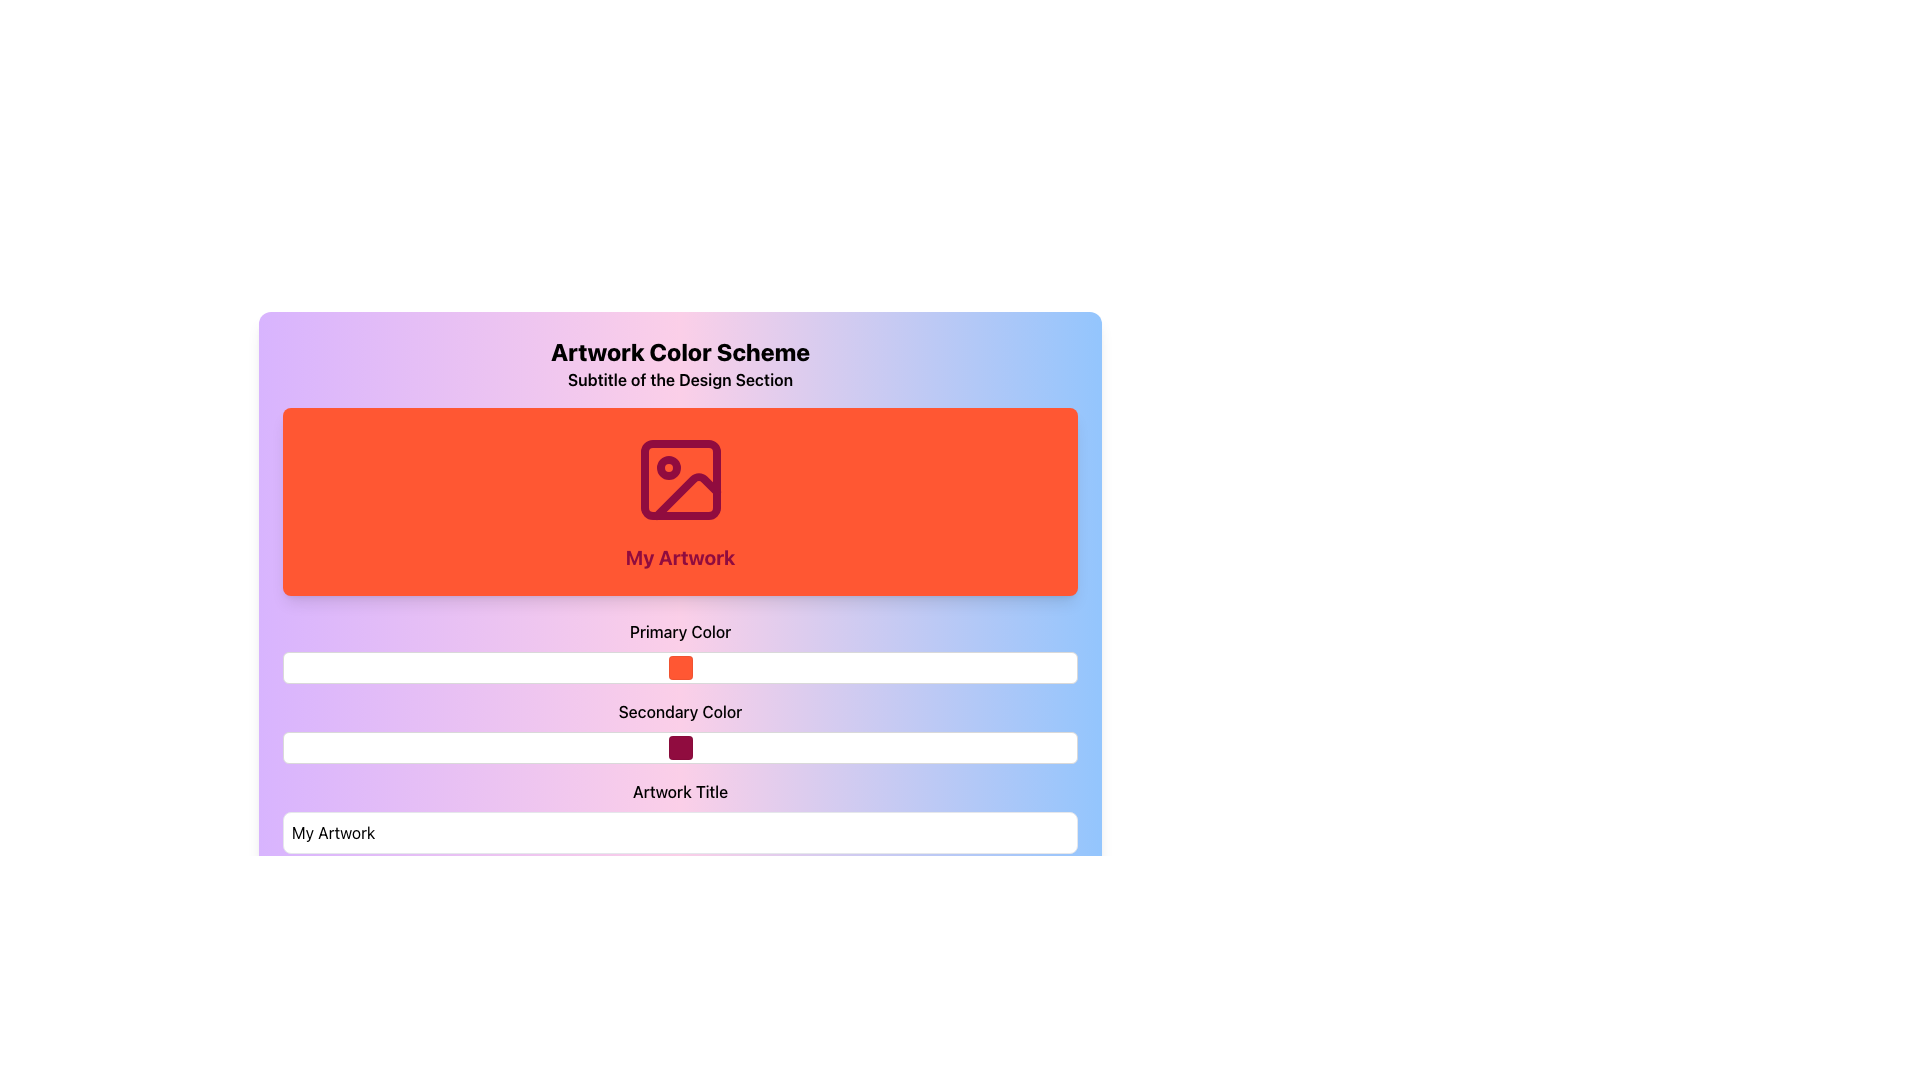 This screenshot has height=1080, width=1920. I want to click on the Color display block associated with the 'Primary Color' label, so click(680, 667).